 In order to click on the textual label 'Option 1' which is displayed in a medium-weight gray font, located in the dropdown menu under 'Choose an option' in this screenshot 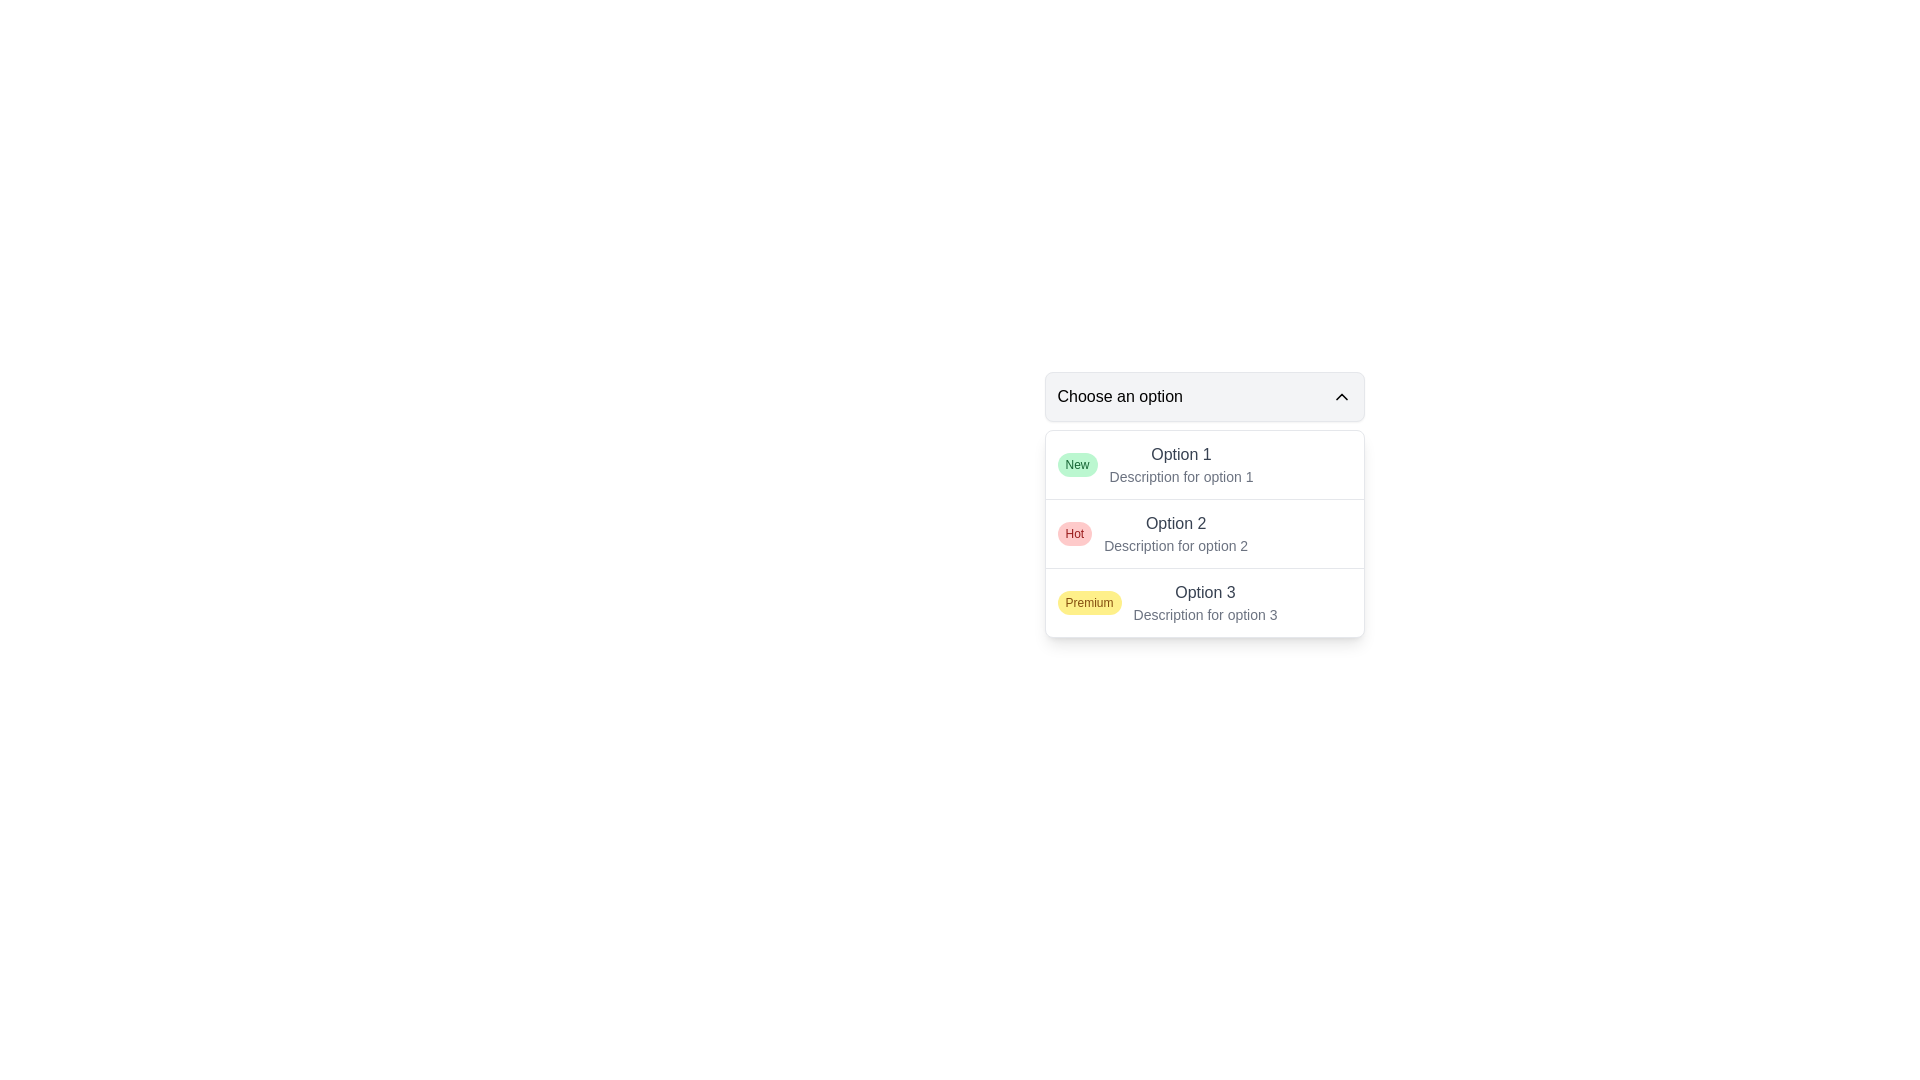, I will do `click(1181, 455)`.